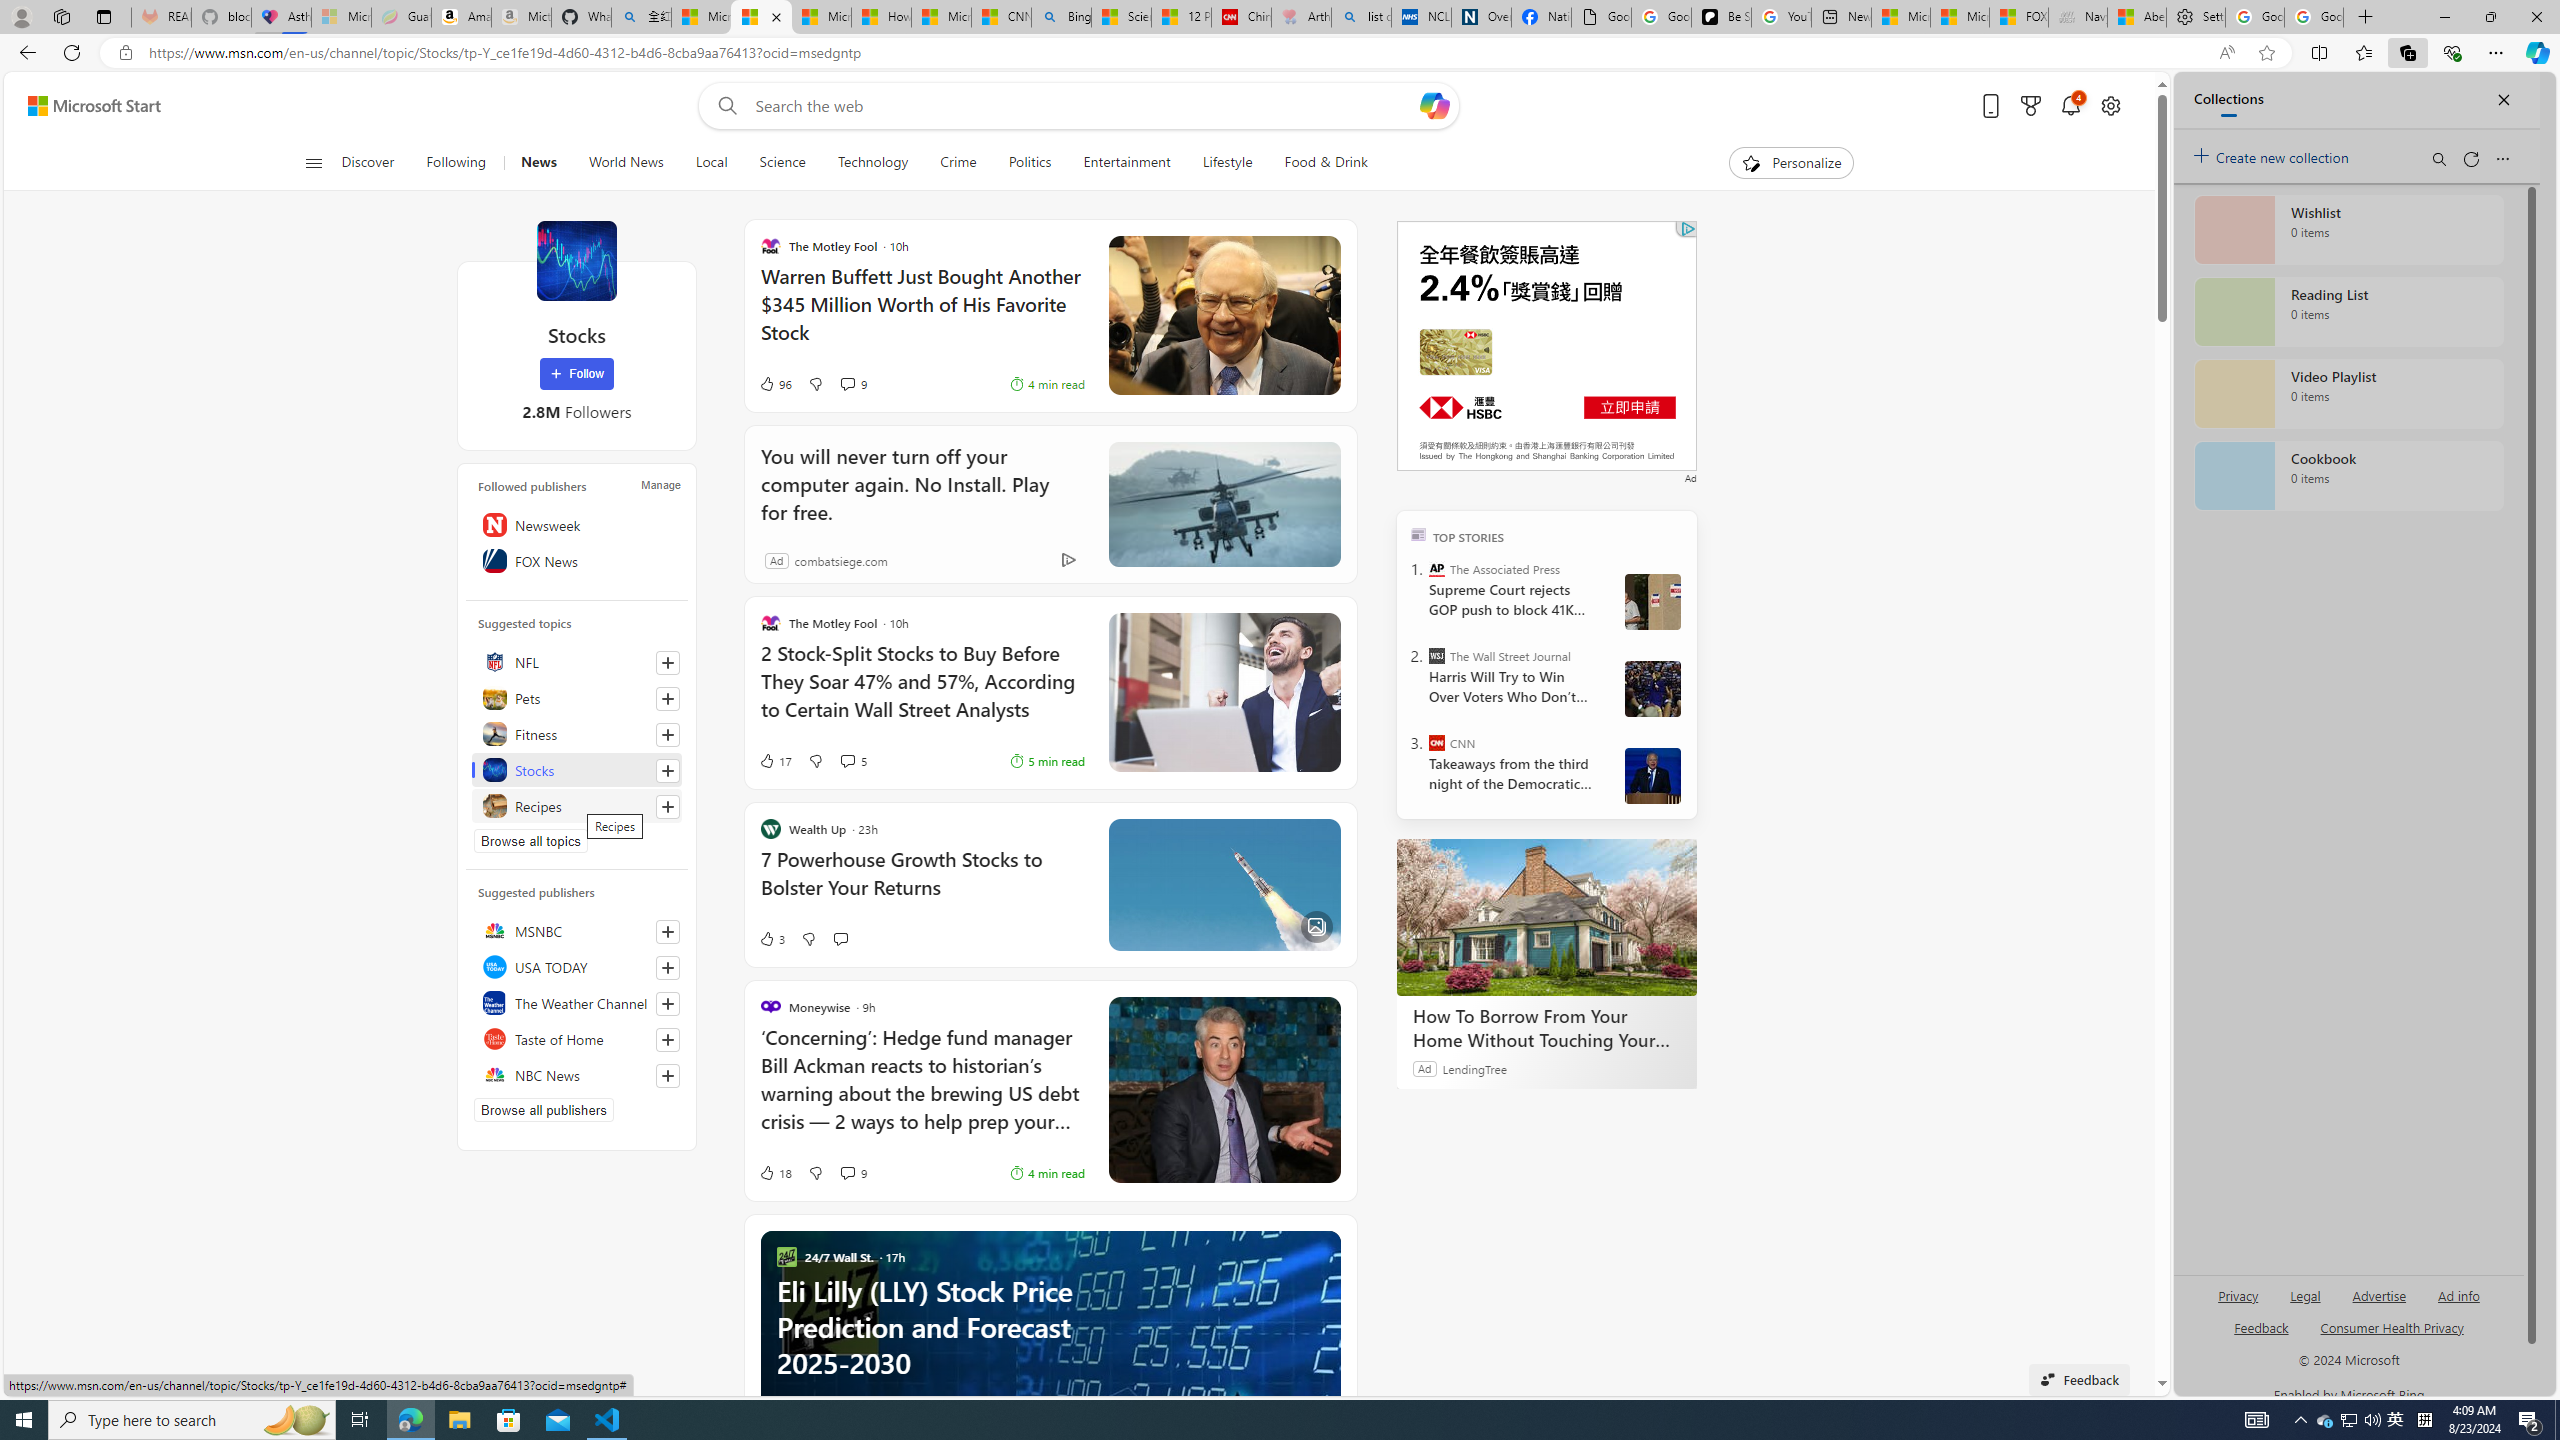 The height and width of the screenshot is (1440, 2560). I want to click on 'Stocks', so click(576, 260).